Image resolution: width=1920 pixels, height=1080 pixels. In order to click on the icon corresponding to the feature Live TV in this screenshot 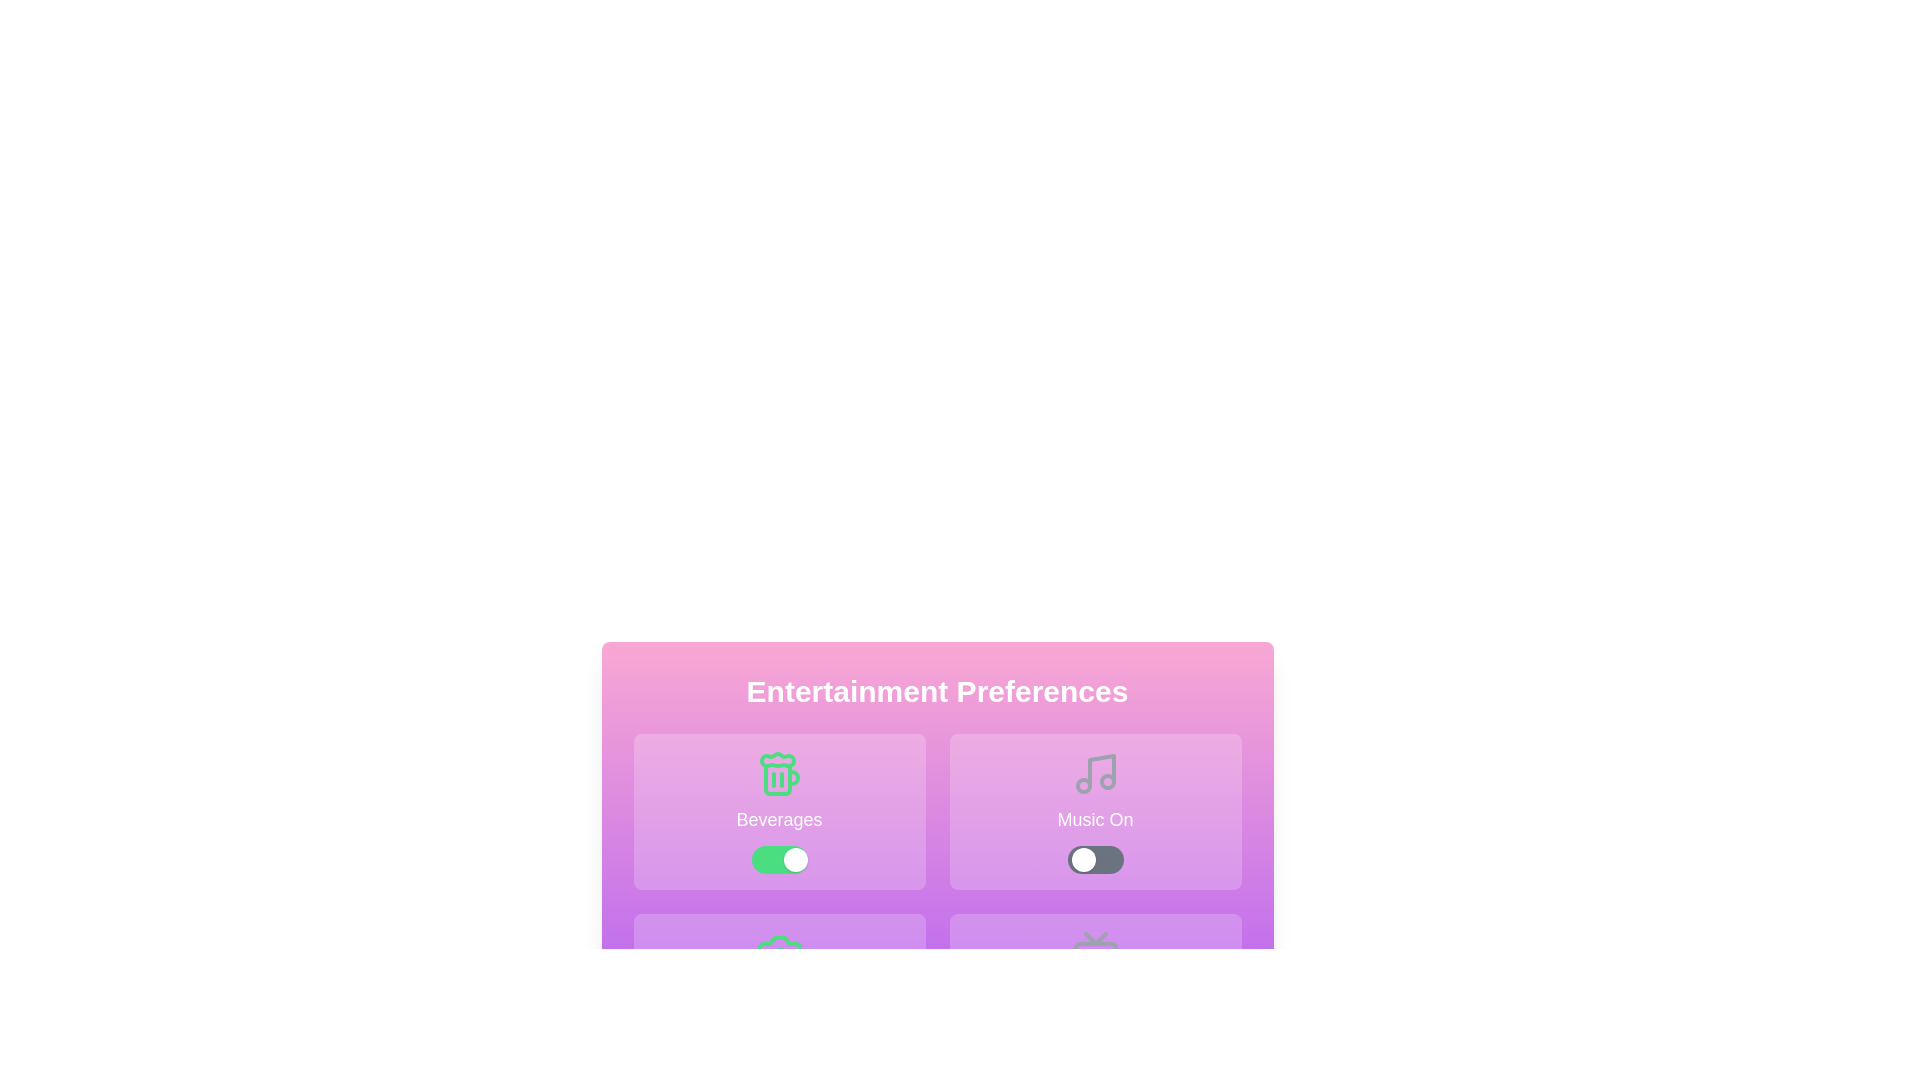, I will do `click(1094, 991)`.